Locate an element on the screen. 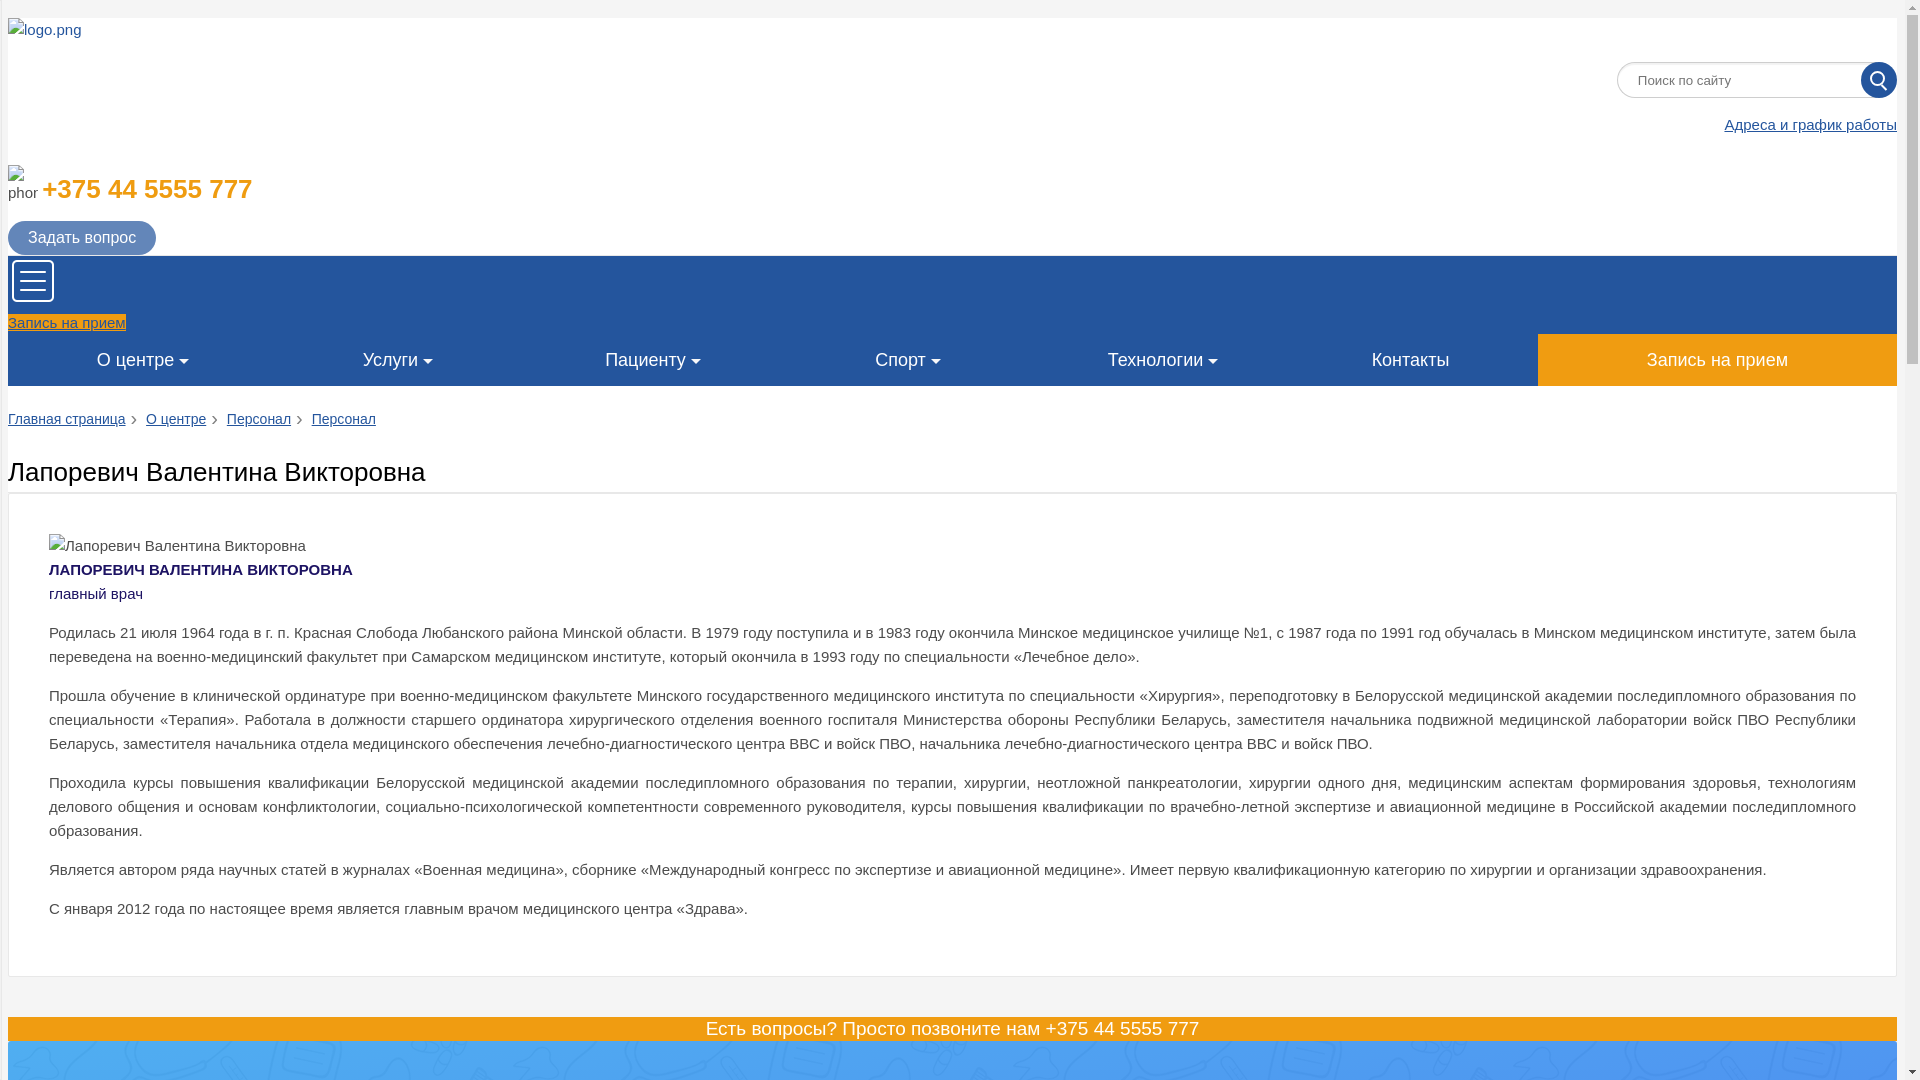 The image size is (1920, 1080). 'phone.png' is located at coordinates (23, 185).